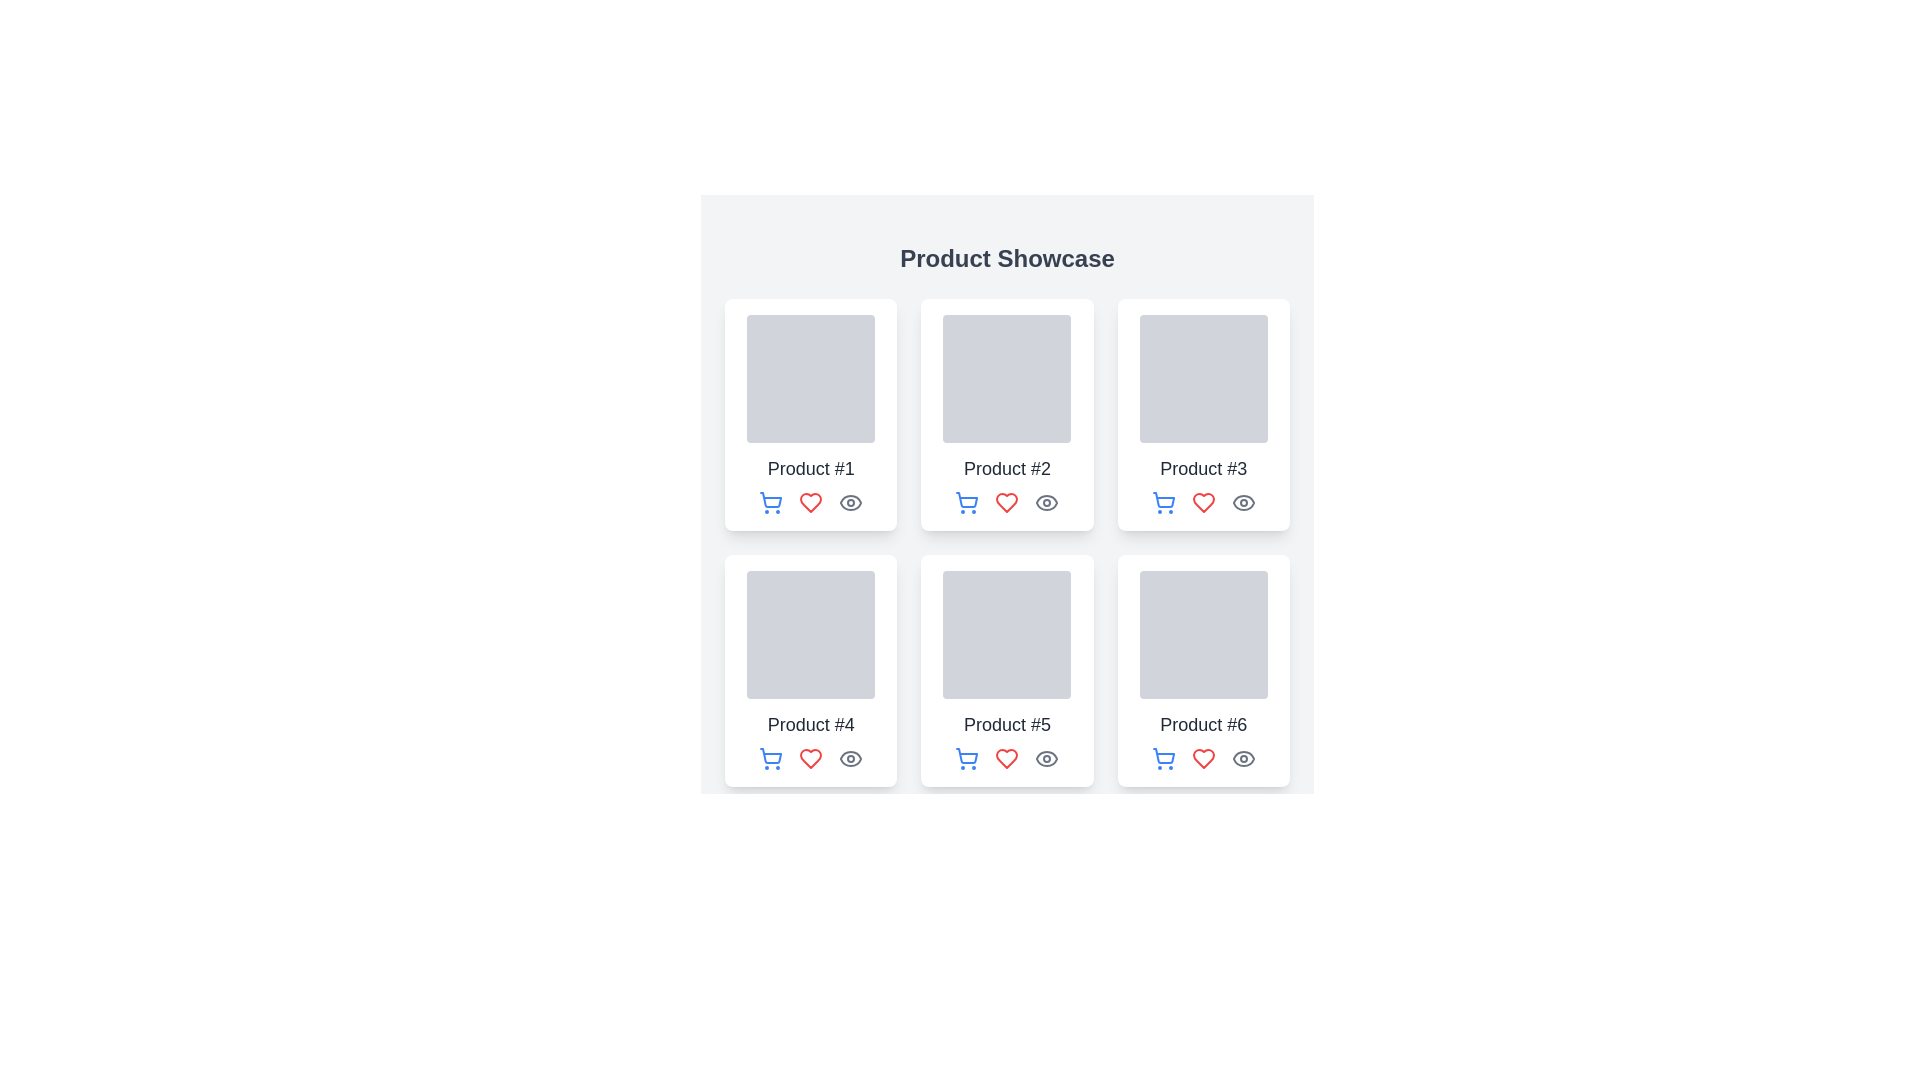 The width and height of the screenshot is (1920, 1080). Describe the element at coordinates (1202, 671) in the screenshot. I see `the Product card, which is a rectangular card with a white background and rounded corners, located in the second row and third column of a grid layout` at that location.